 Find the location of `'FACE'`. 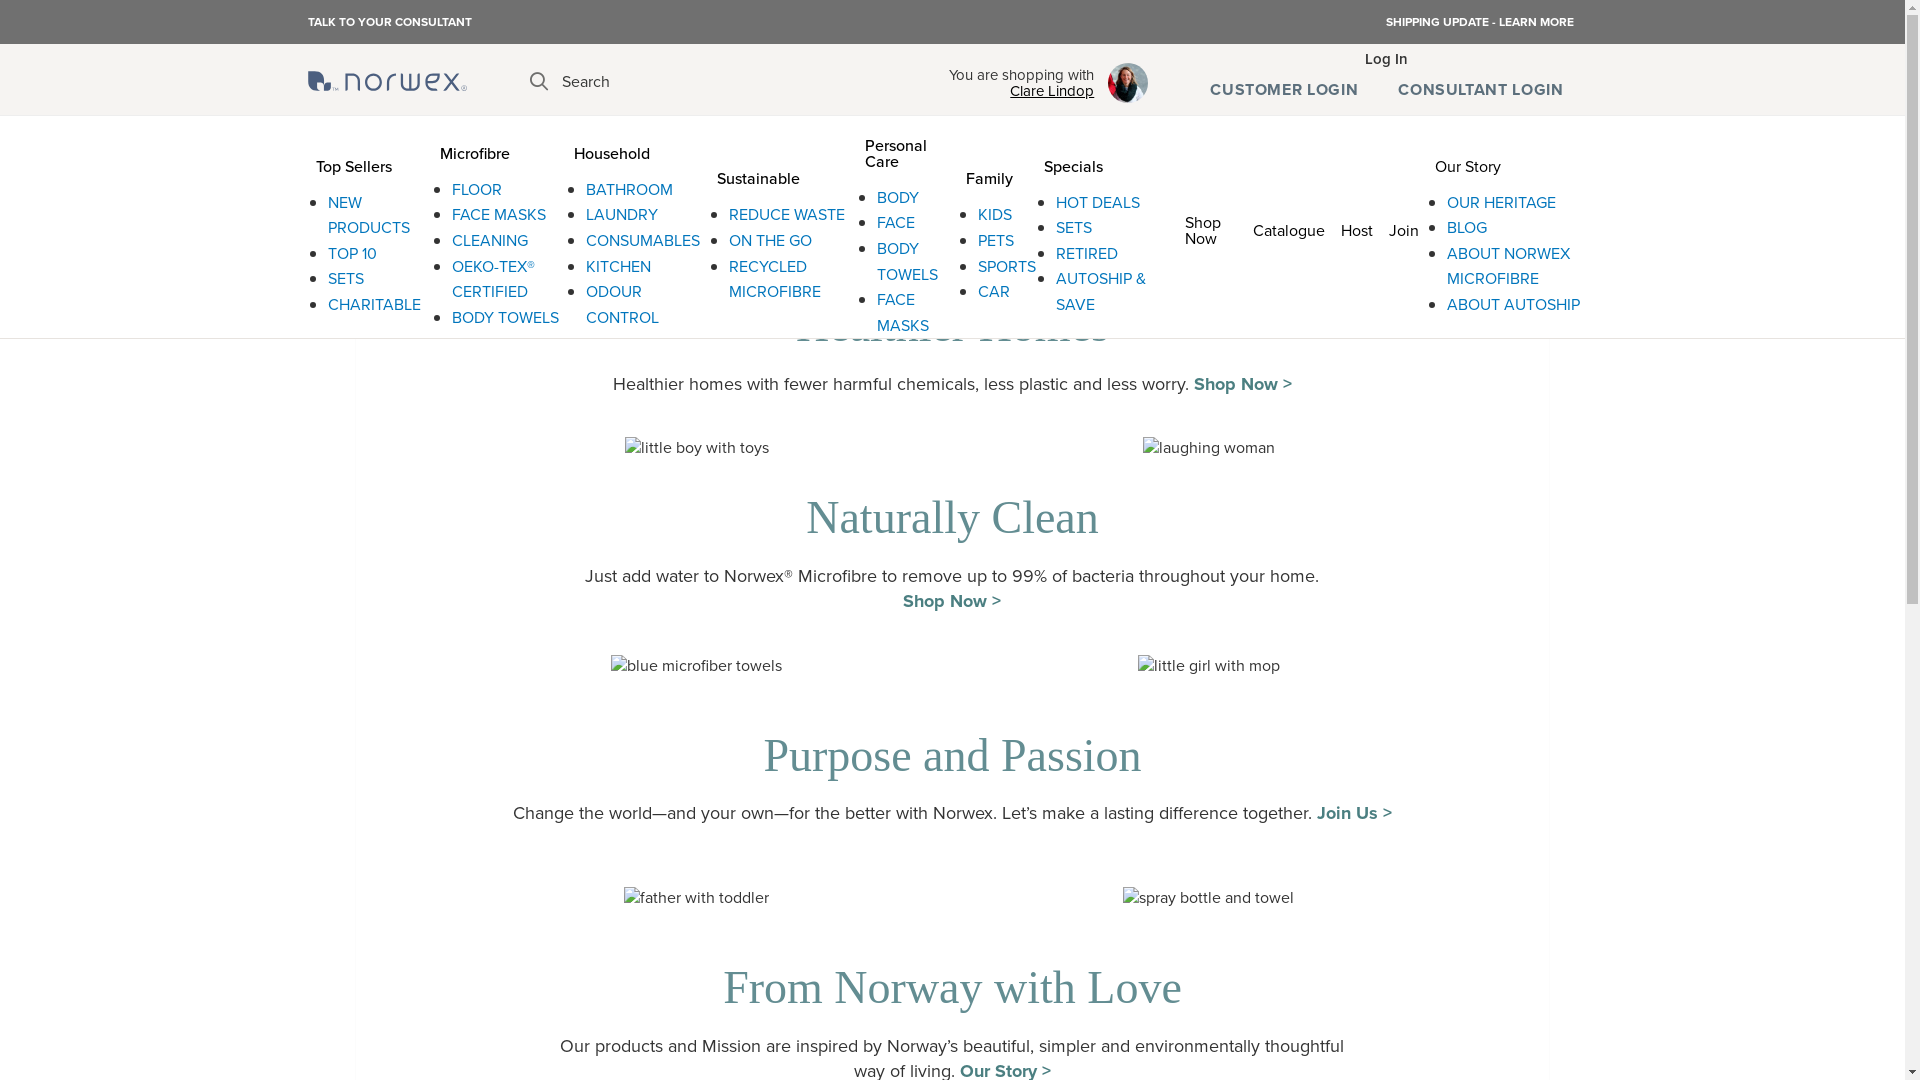

'FACE' is located at coordinates (895, 222).